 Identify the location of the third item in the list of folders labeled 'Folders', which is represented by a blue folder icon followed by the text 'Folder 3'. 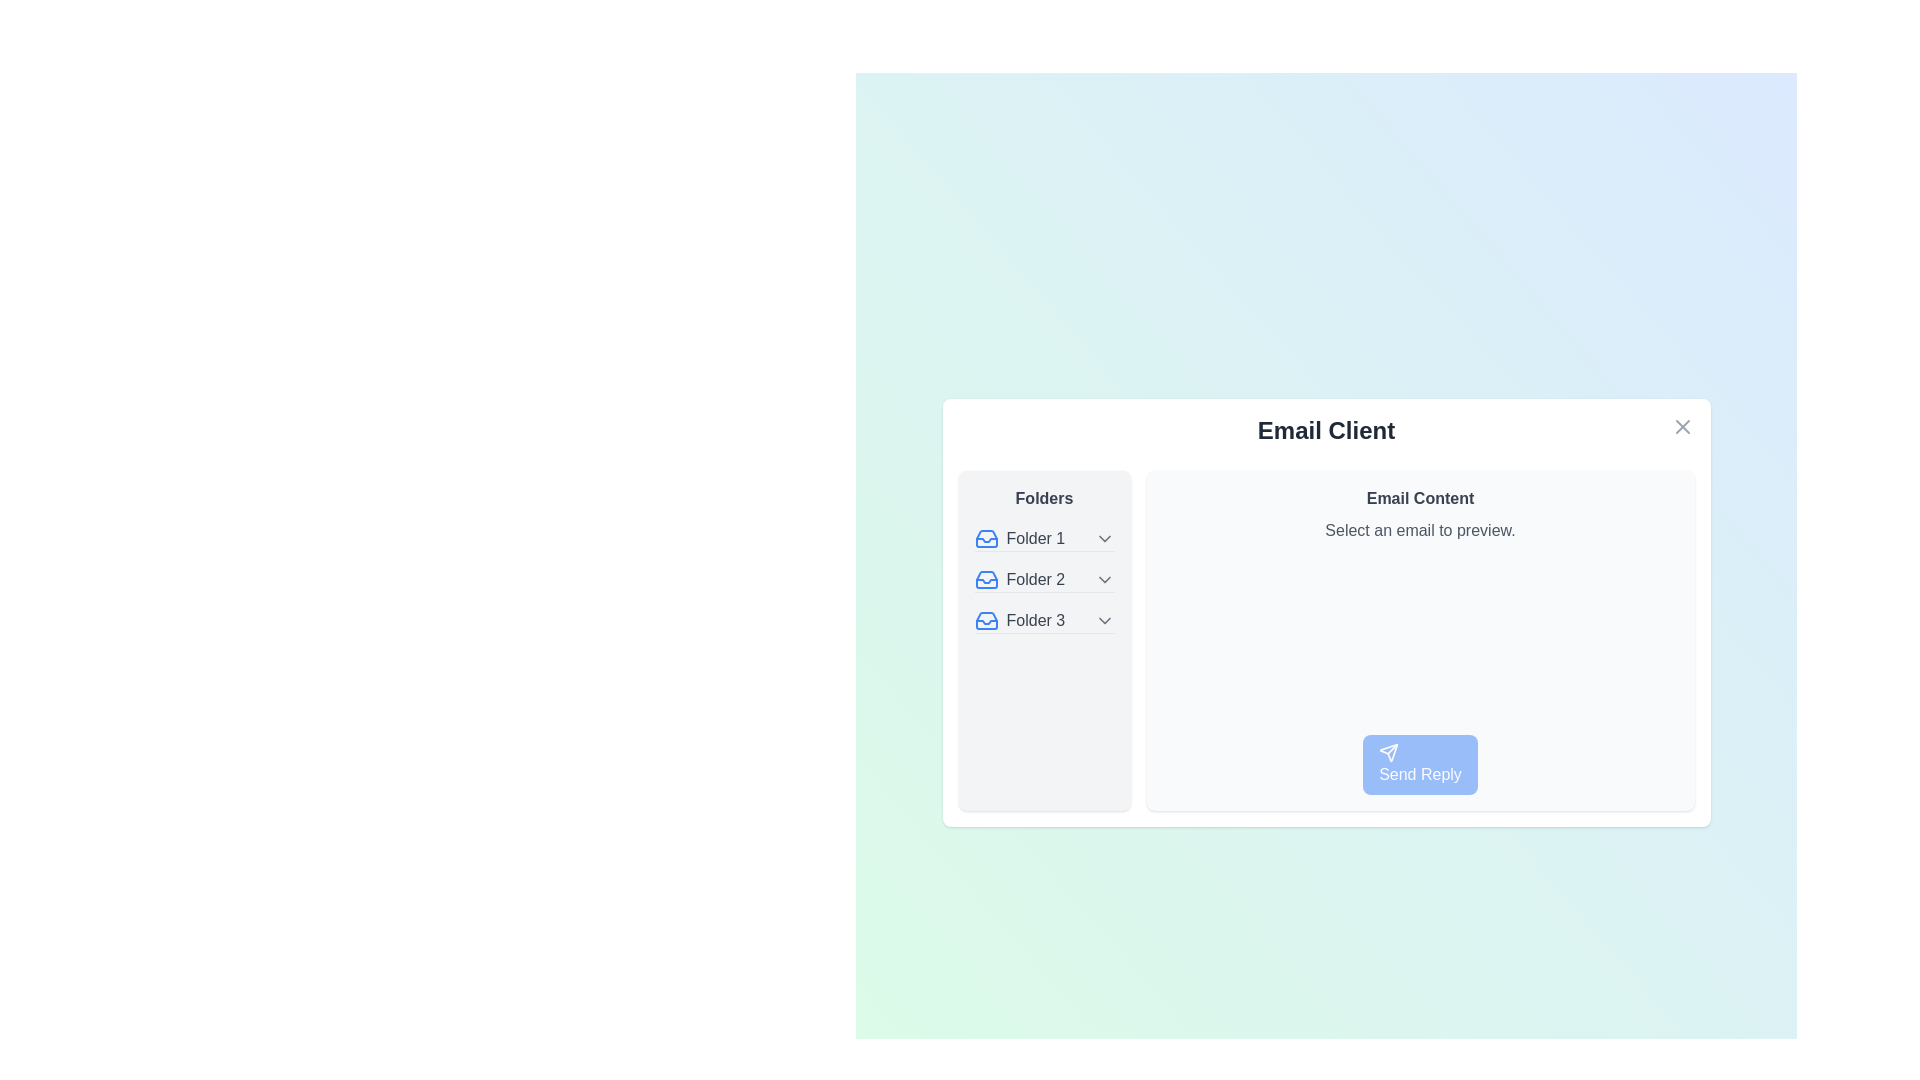
(1043, 620).